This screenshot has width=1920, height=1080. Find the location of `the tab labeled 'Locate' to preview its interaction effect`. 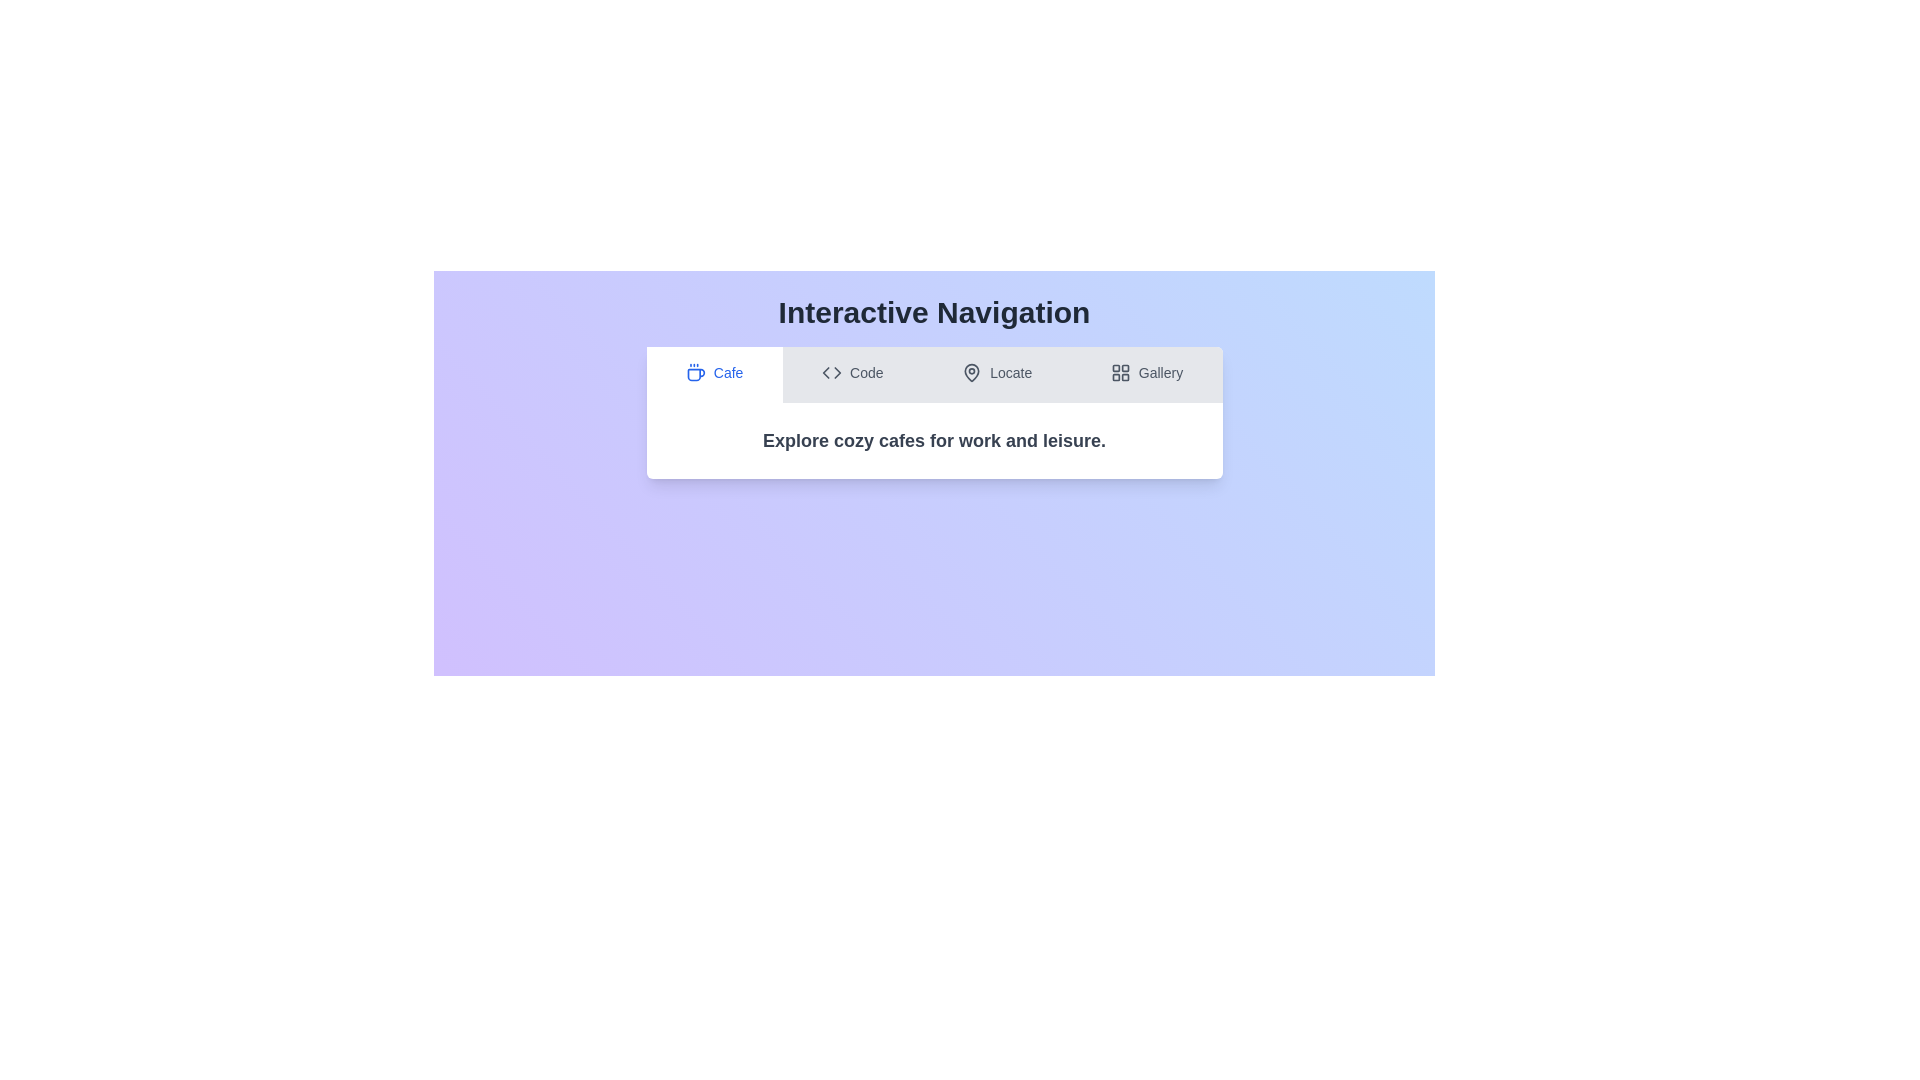

the tab labeled 'Locate' to preview its interaction effect is located at coordinates (997, 374).